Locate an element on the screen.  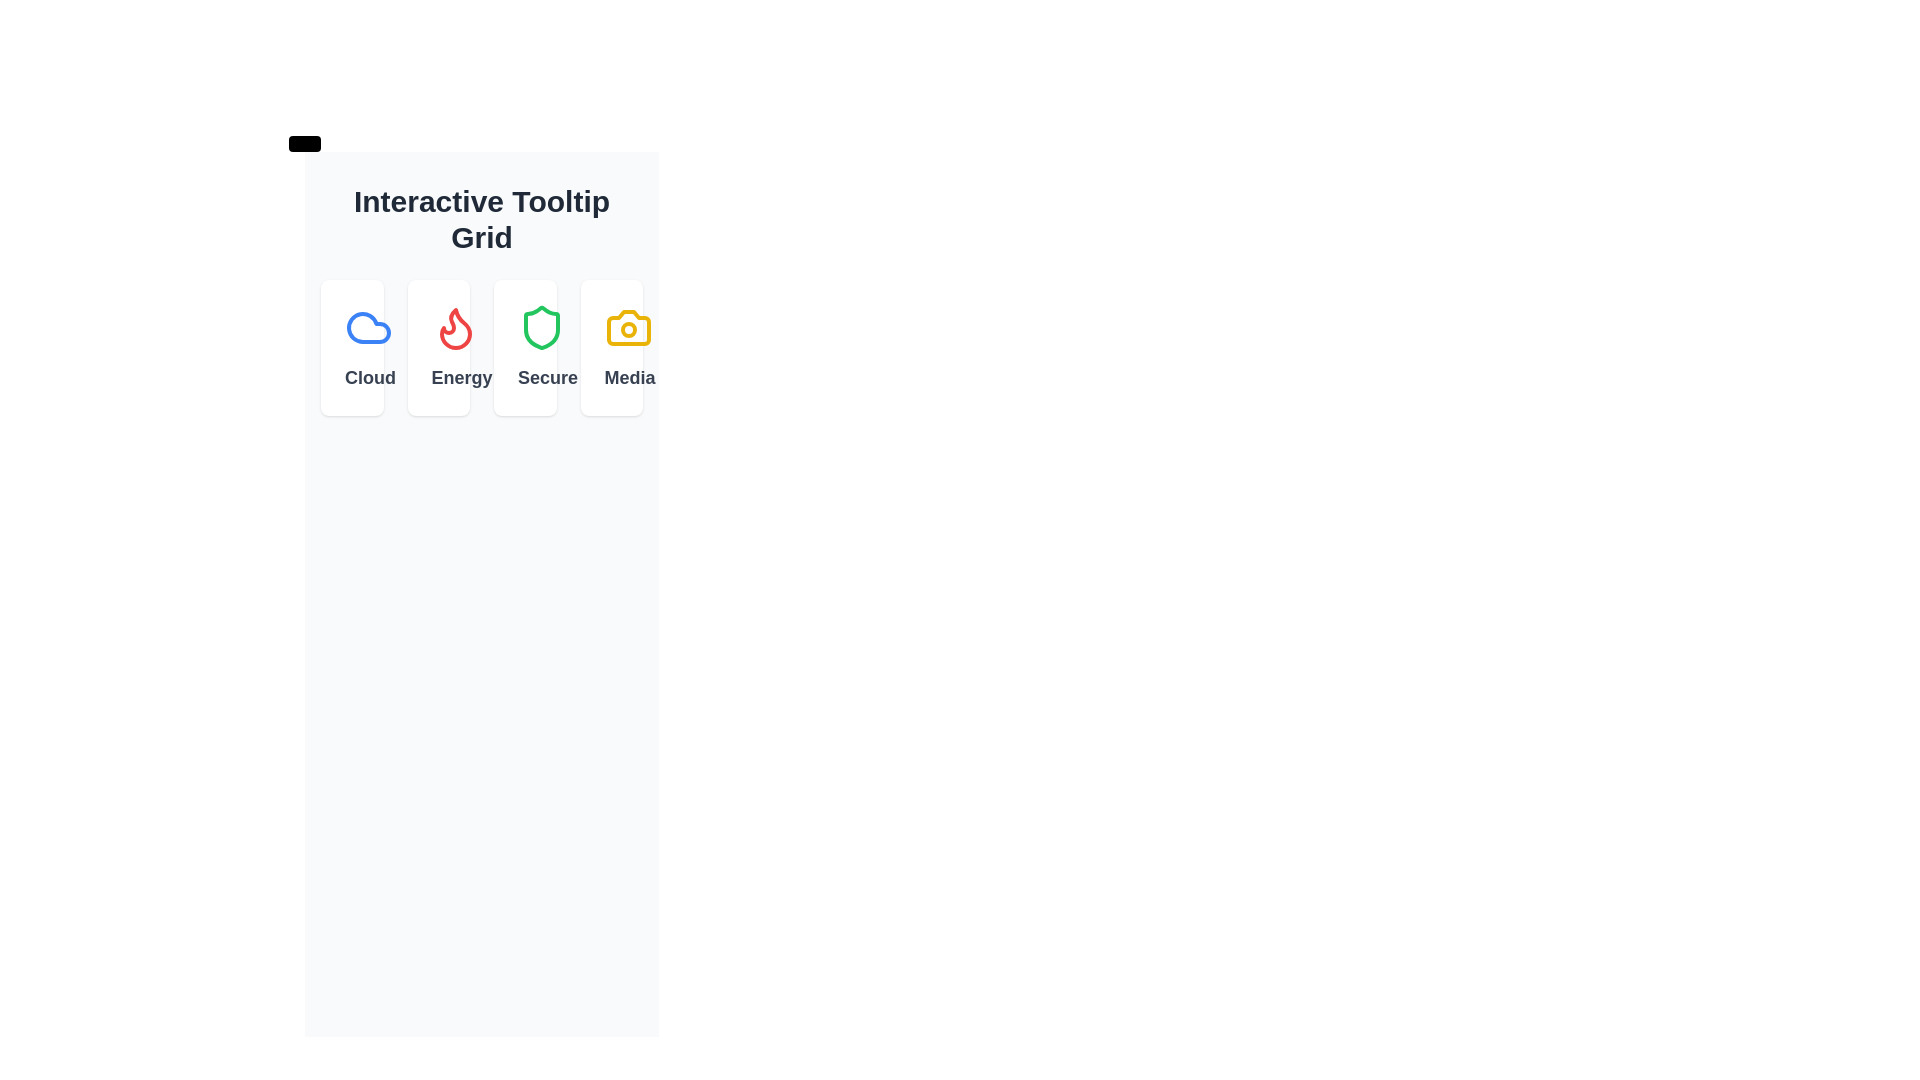
the security Icon in the 'Secure' section of the Interactive Tooltip Grid, which is located between the 'Energy' and 'Media' sections is located at coordinates (542, 326).